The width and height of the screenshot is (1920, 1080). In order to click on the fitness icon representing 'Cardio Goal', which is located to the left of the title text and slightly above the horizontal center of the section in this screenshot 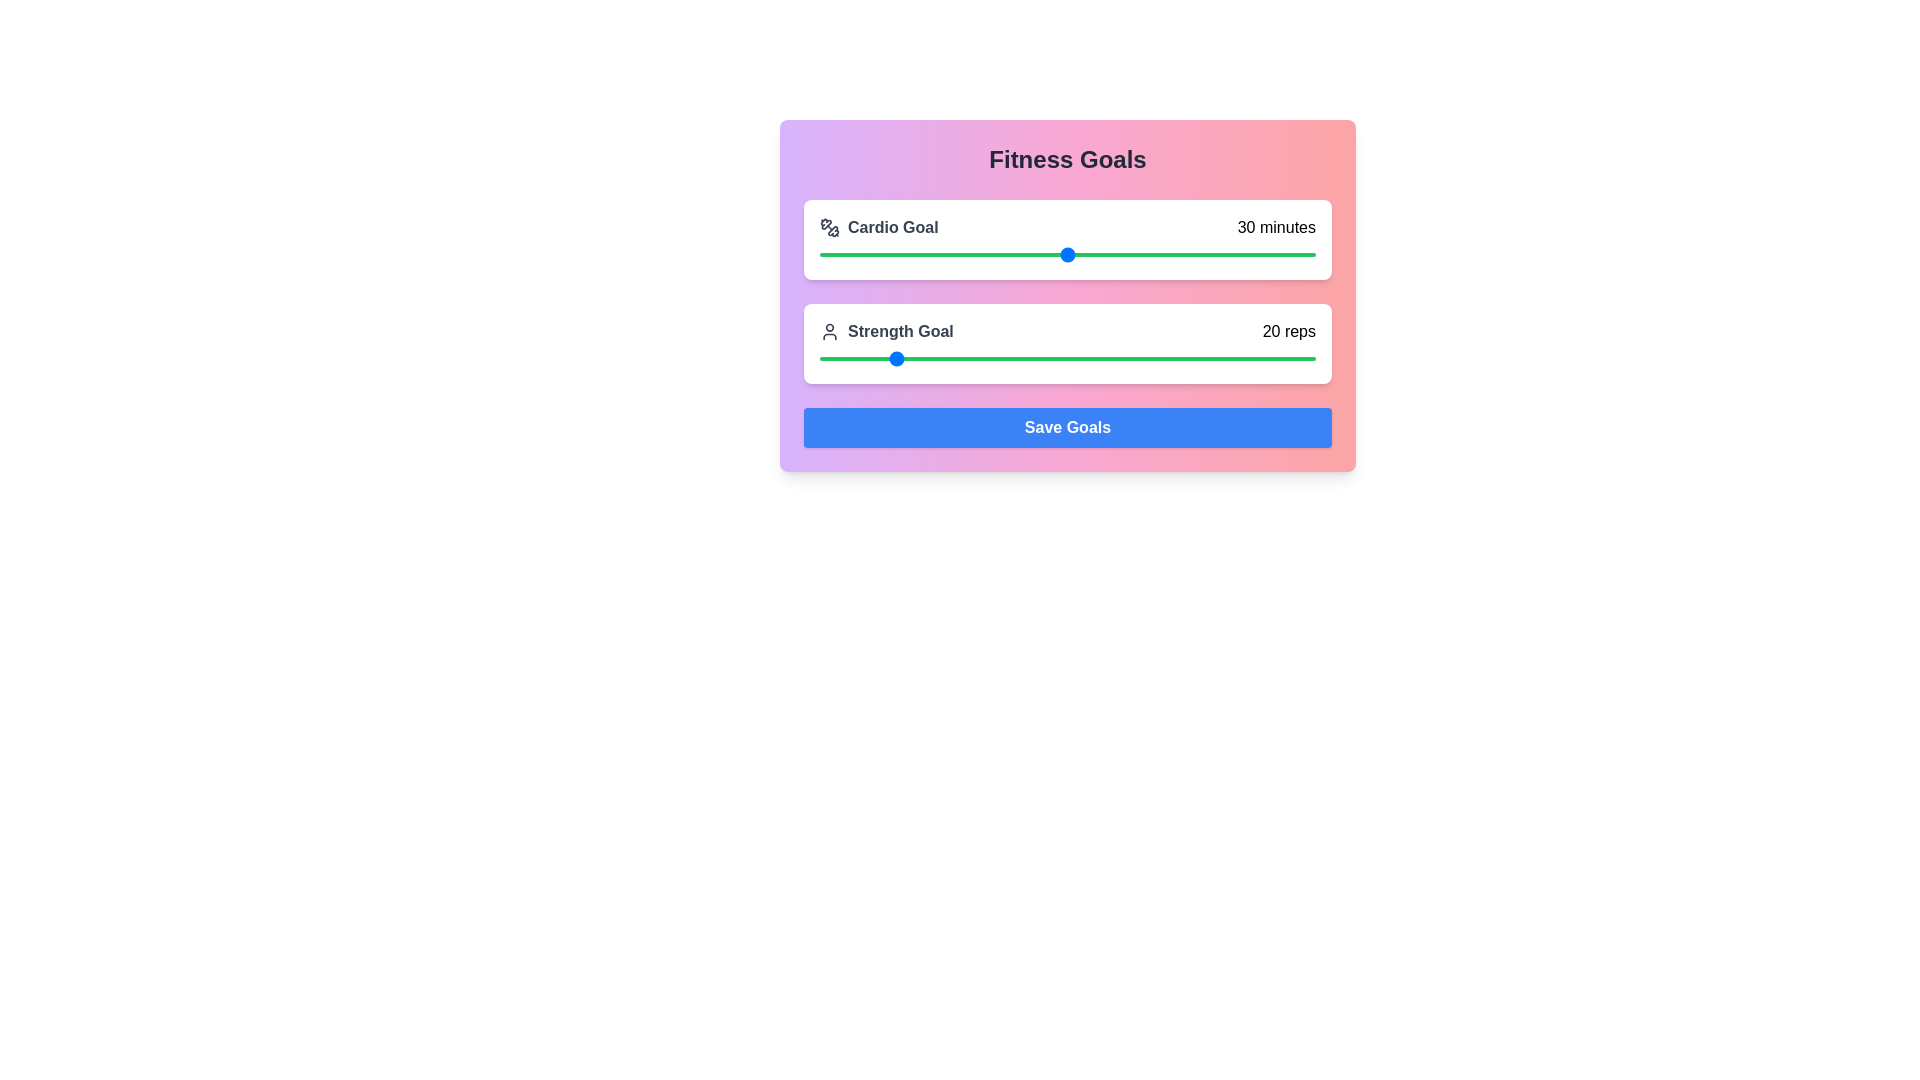, I will do `click(830, 226)`.